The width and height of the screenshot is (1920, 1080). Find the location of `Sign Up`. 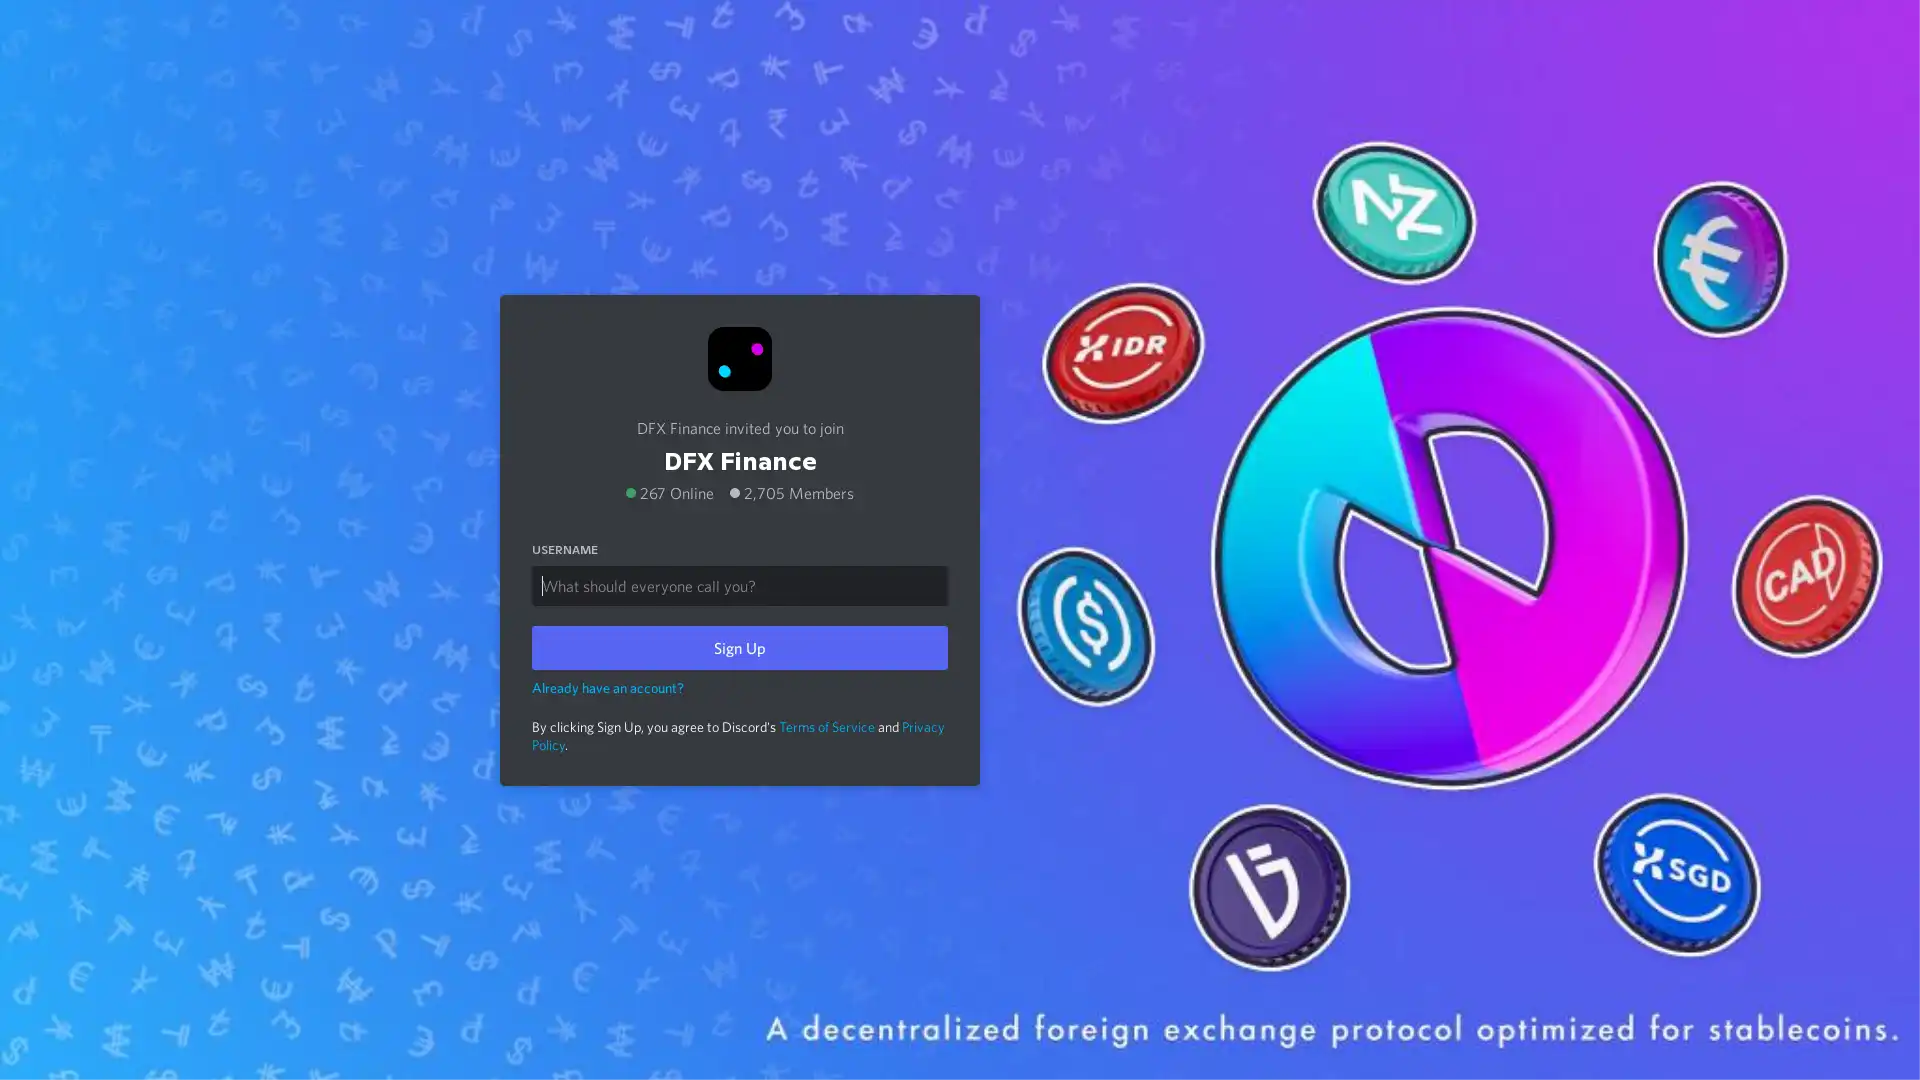

Sign Up is located at coordinates (738, 647).